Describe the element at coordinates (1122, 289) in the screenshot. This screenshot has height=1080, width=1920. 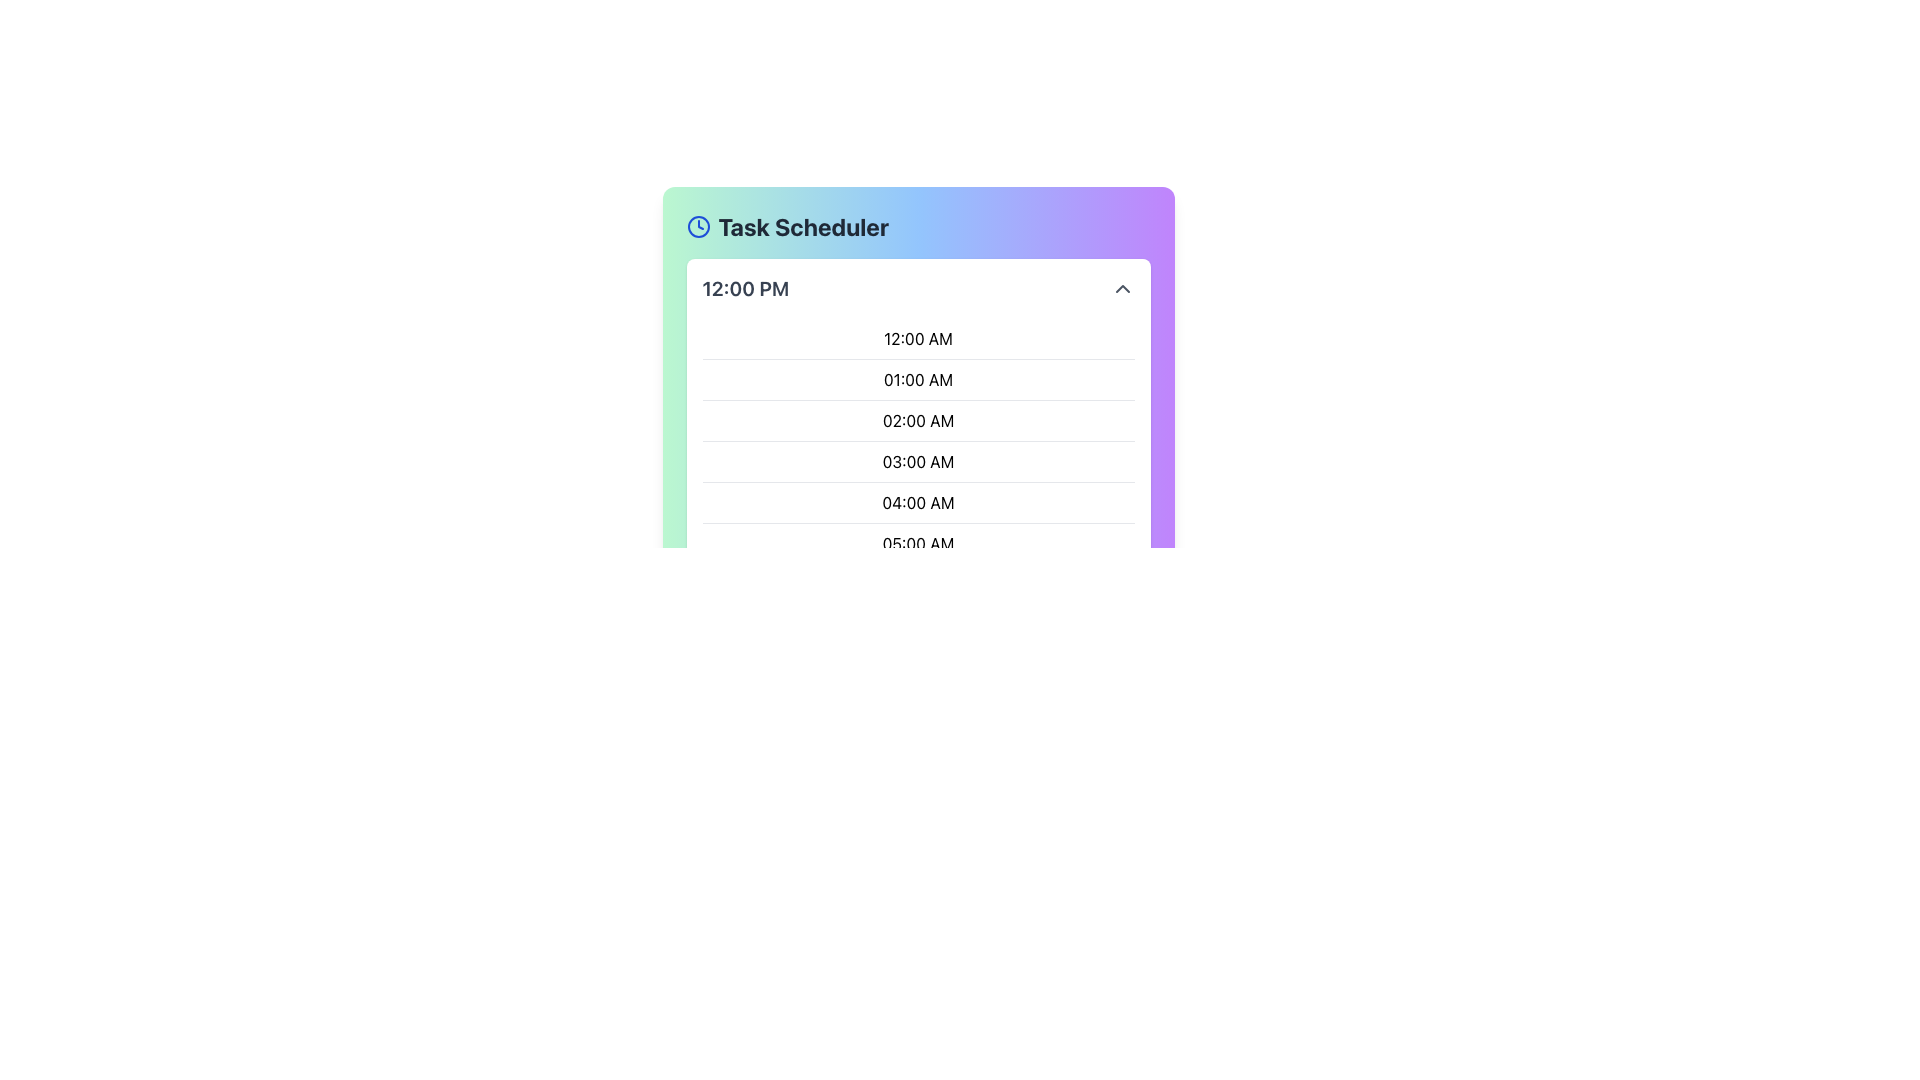
I see `the increment button located at the far-right end of the horizontal bar displaying '12:00 PM' to interact with it` at that location.